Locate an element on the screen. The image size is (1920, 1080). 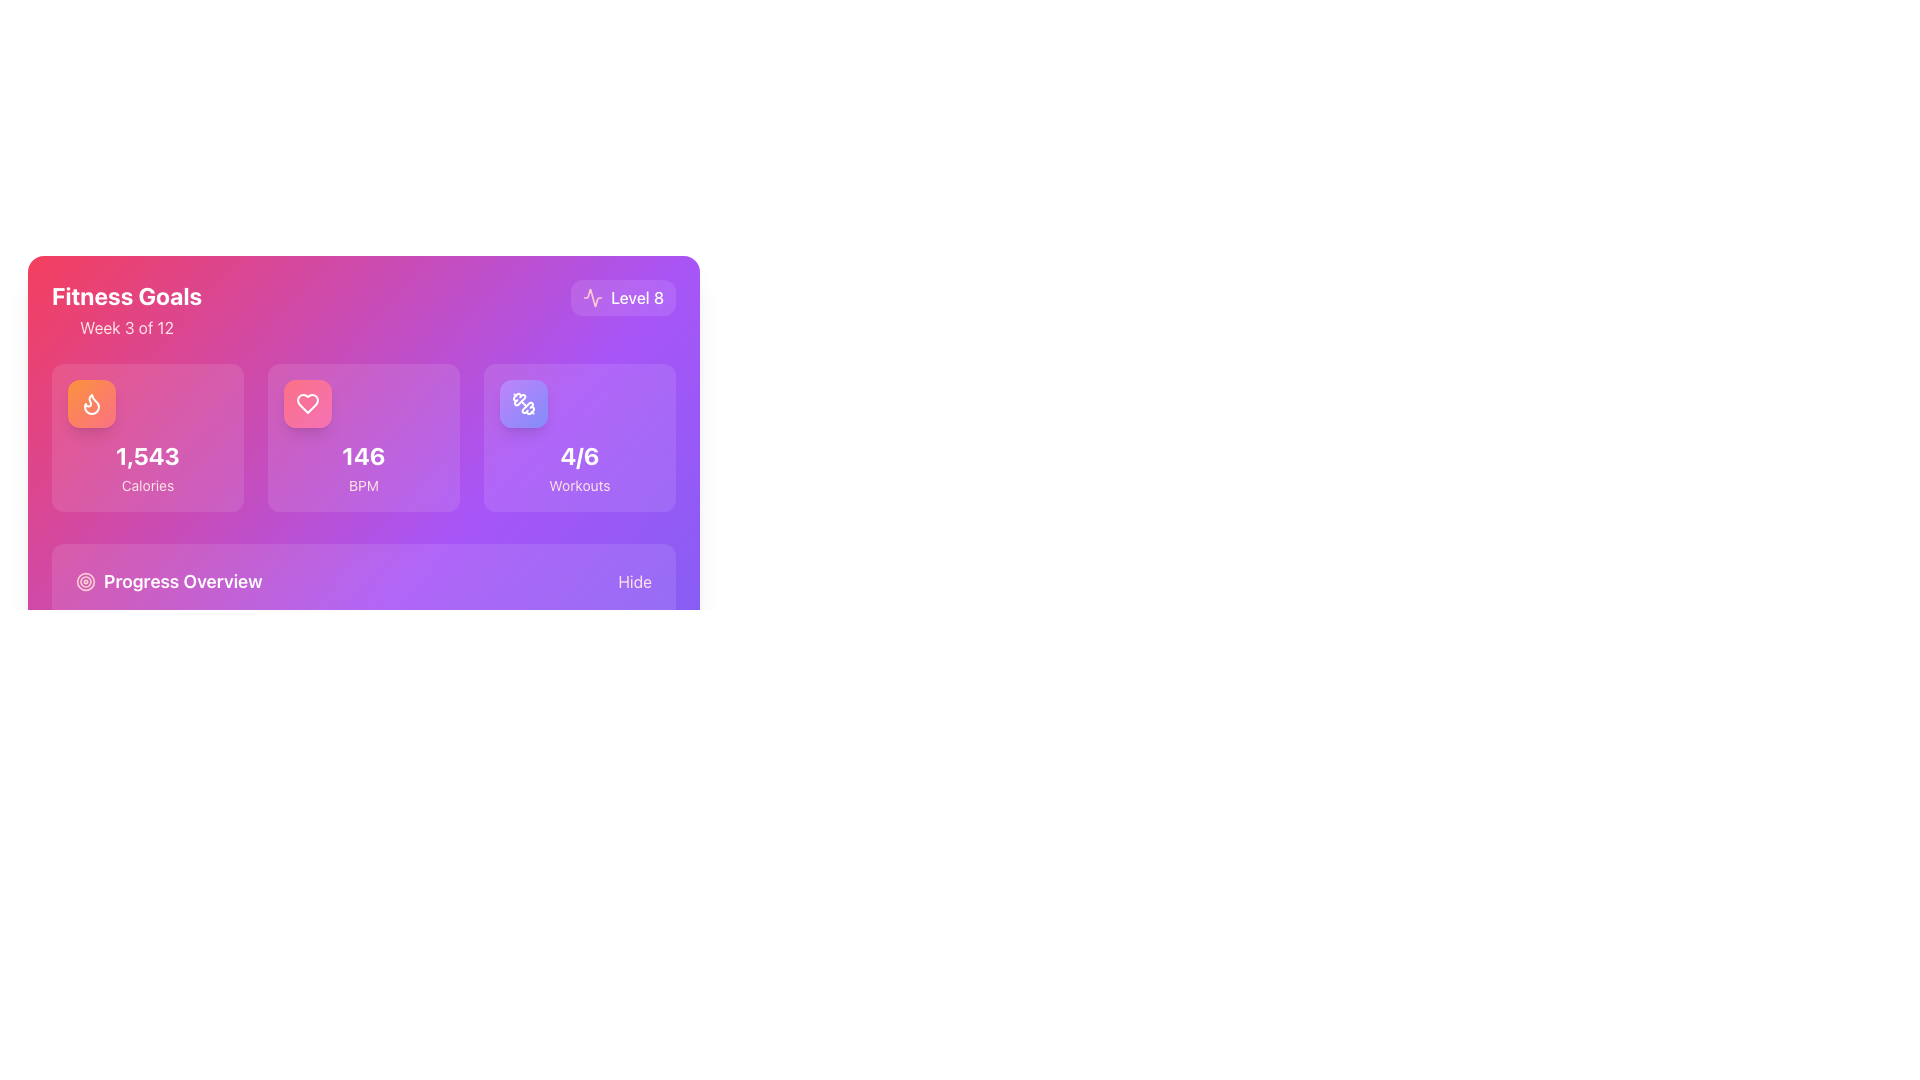
the 'Calories' label located at the bottom of the rectangular card, which provides context for the numerical value of 1,543 above it is located at coordinates (147, 486).